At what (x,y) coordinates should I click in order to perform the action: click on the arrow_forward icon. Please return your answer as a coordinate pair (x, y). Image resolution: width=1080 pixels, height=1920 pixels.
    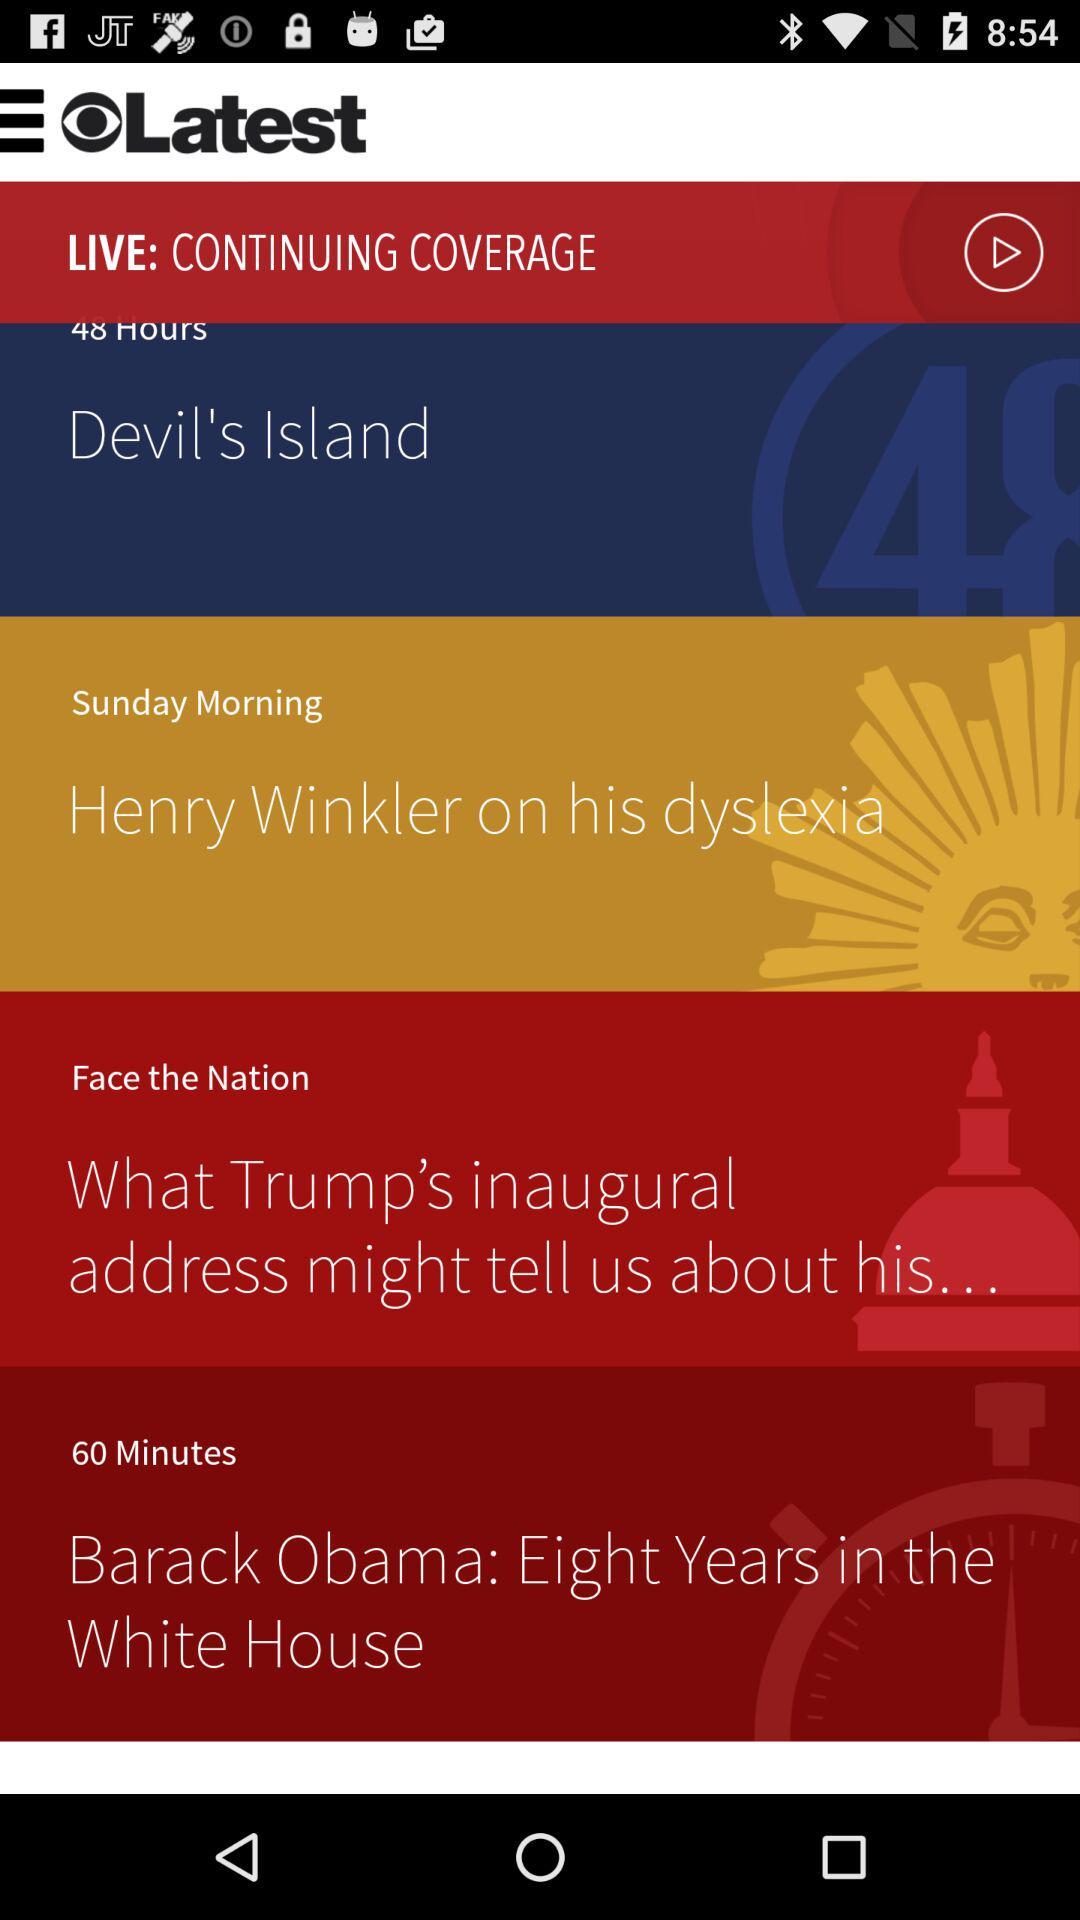
    Looking at the image, I should click on (947, 269).